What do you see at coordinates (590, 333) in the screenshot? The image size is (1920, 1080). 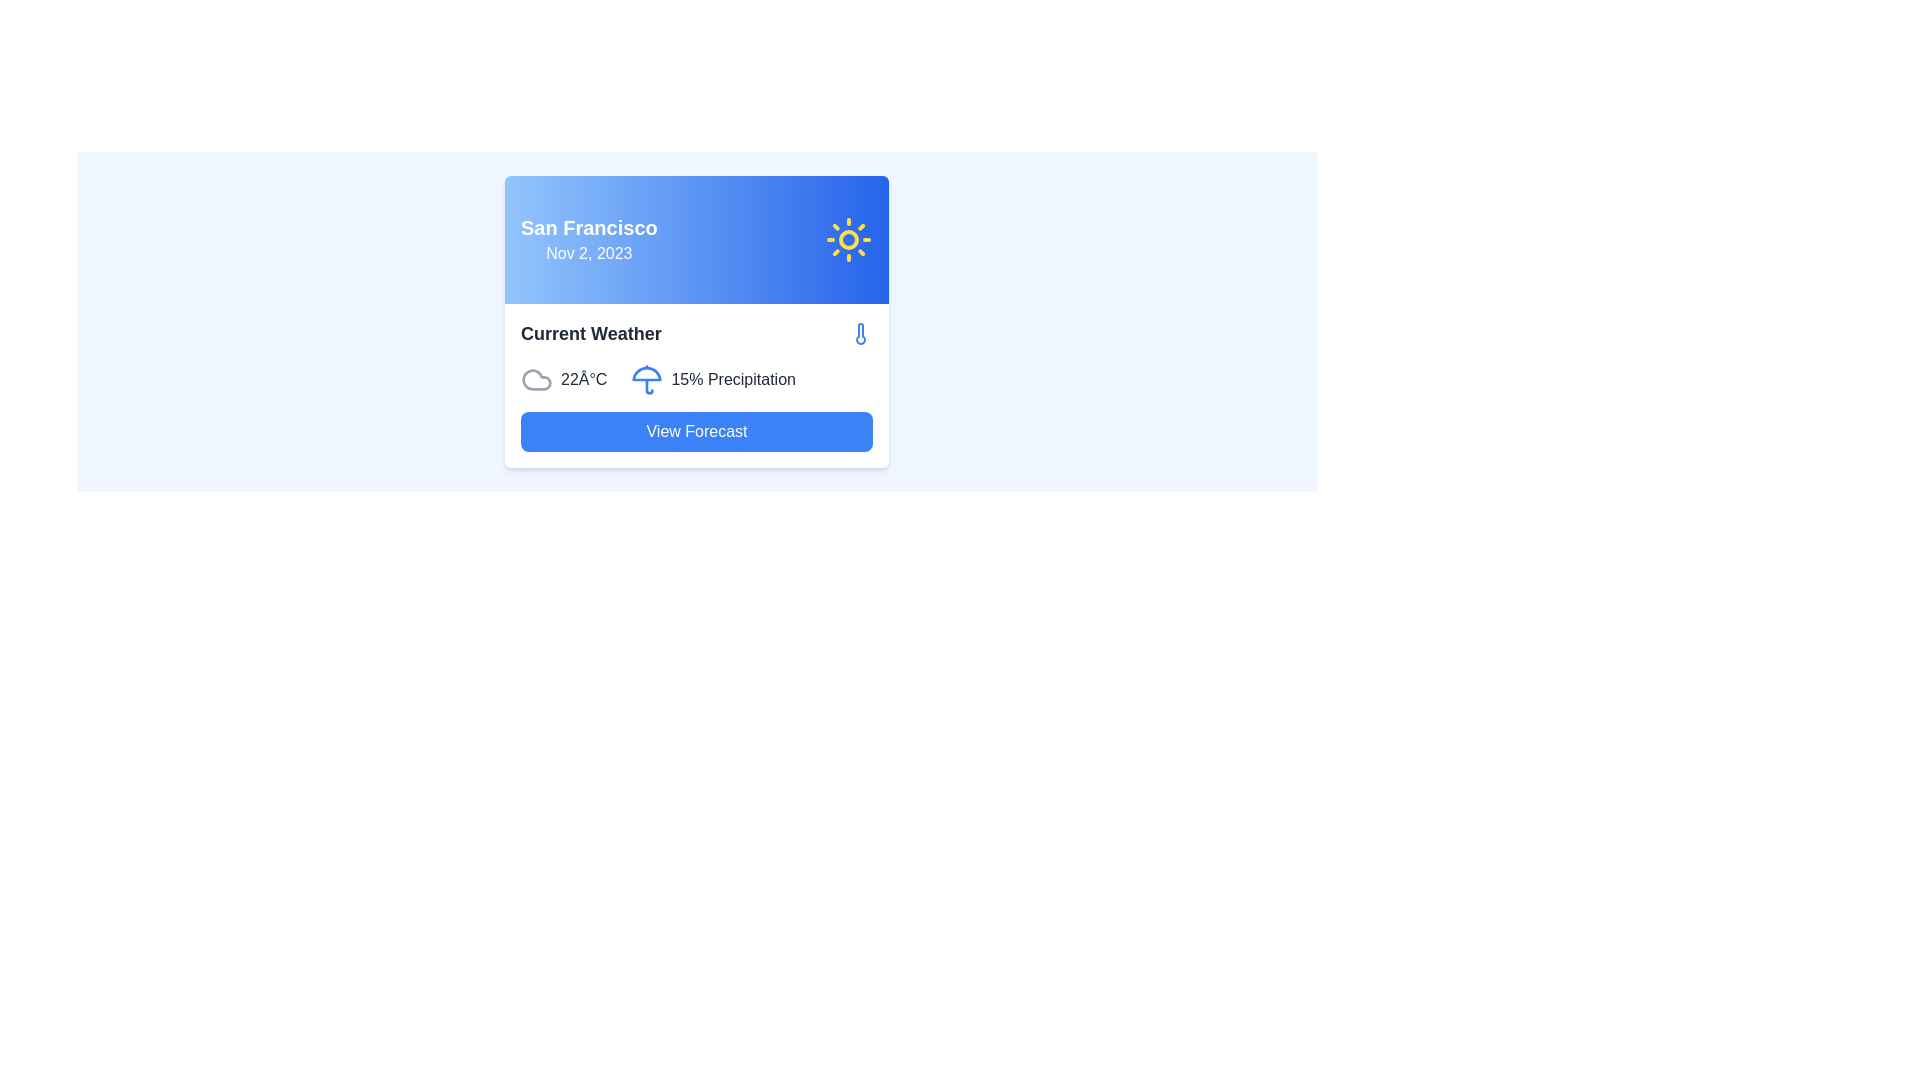 I see `text element displaying 'Current Weather', which is styled in bold, larger sans-serif font, and is dark gray in color, located at the top-middle section of the card below the title 'San Francisco Nov 2, 2023'` at bounding box center [590, 333].